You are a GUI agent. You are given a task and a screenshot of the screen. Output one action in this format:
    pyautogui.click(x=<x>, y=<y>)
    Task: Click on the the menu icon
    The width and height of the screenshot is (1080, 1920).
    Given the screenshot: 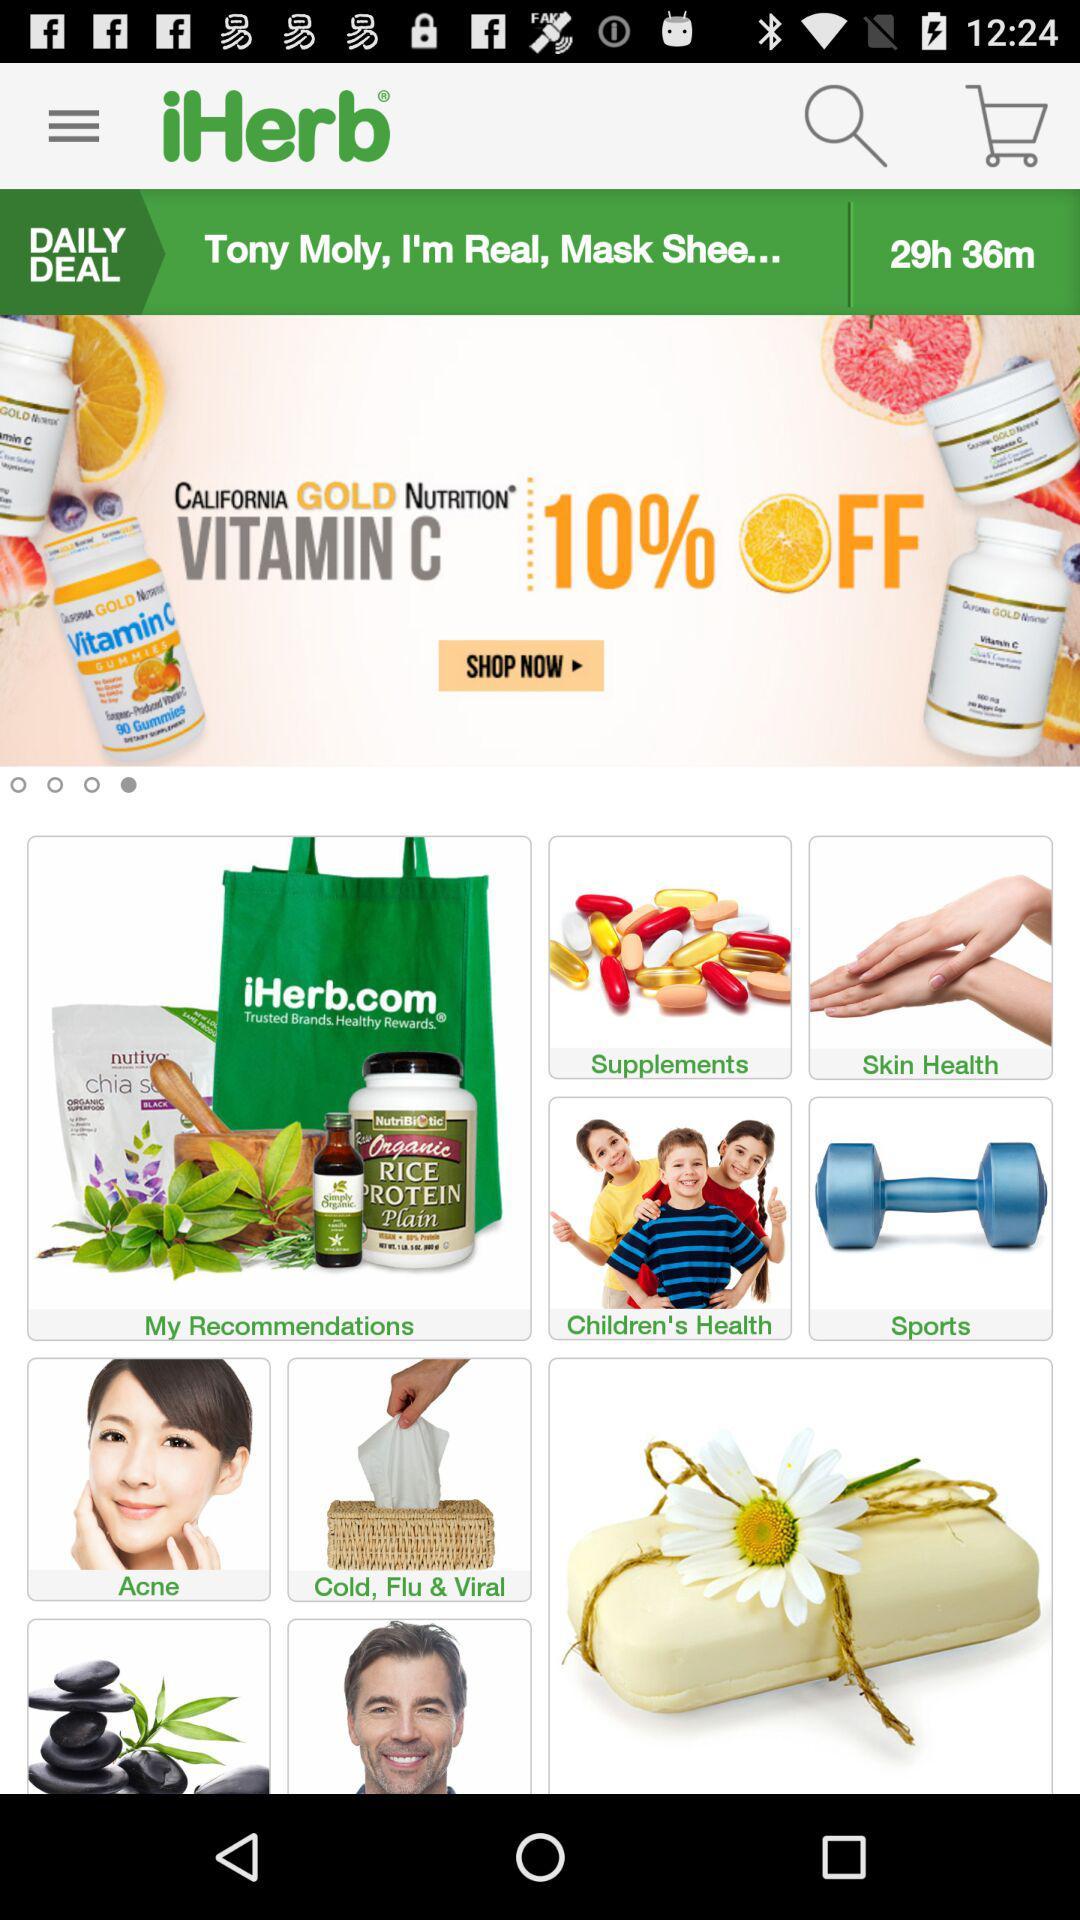 What is the action you would take?
    pyautogui.click(x=72, y=133)
    